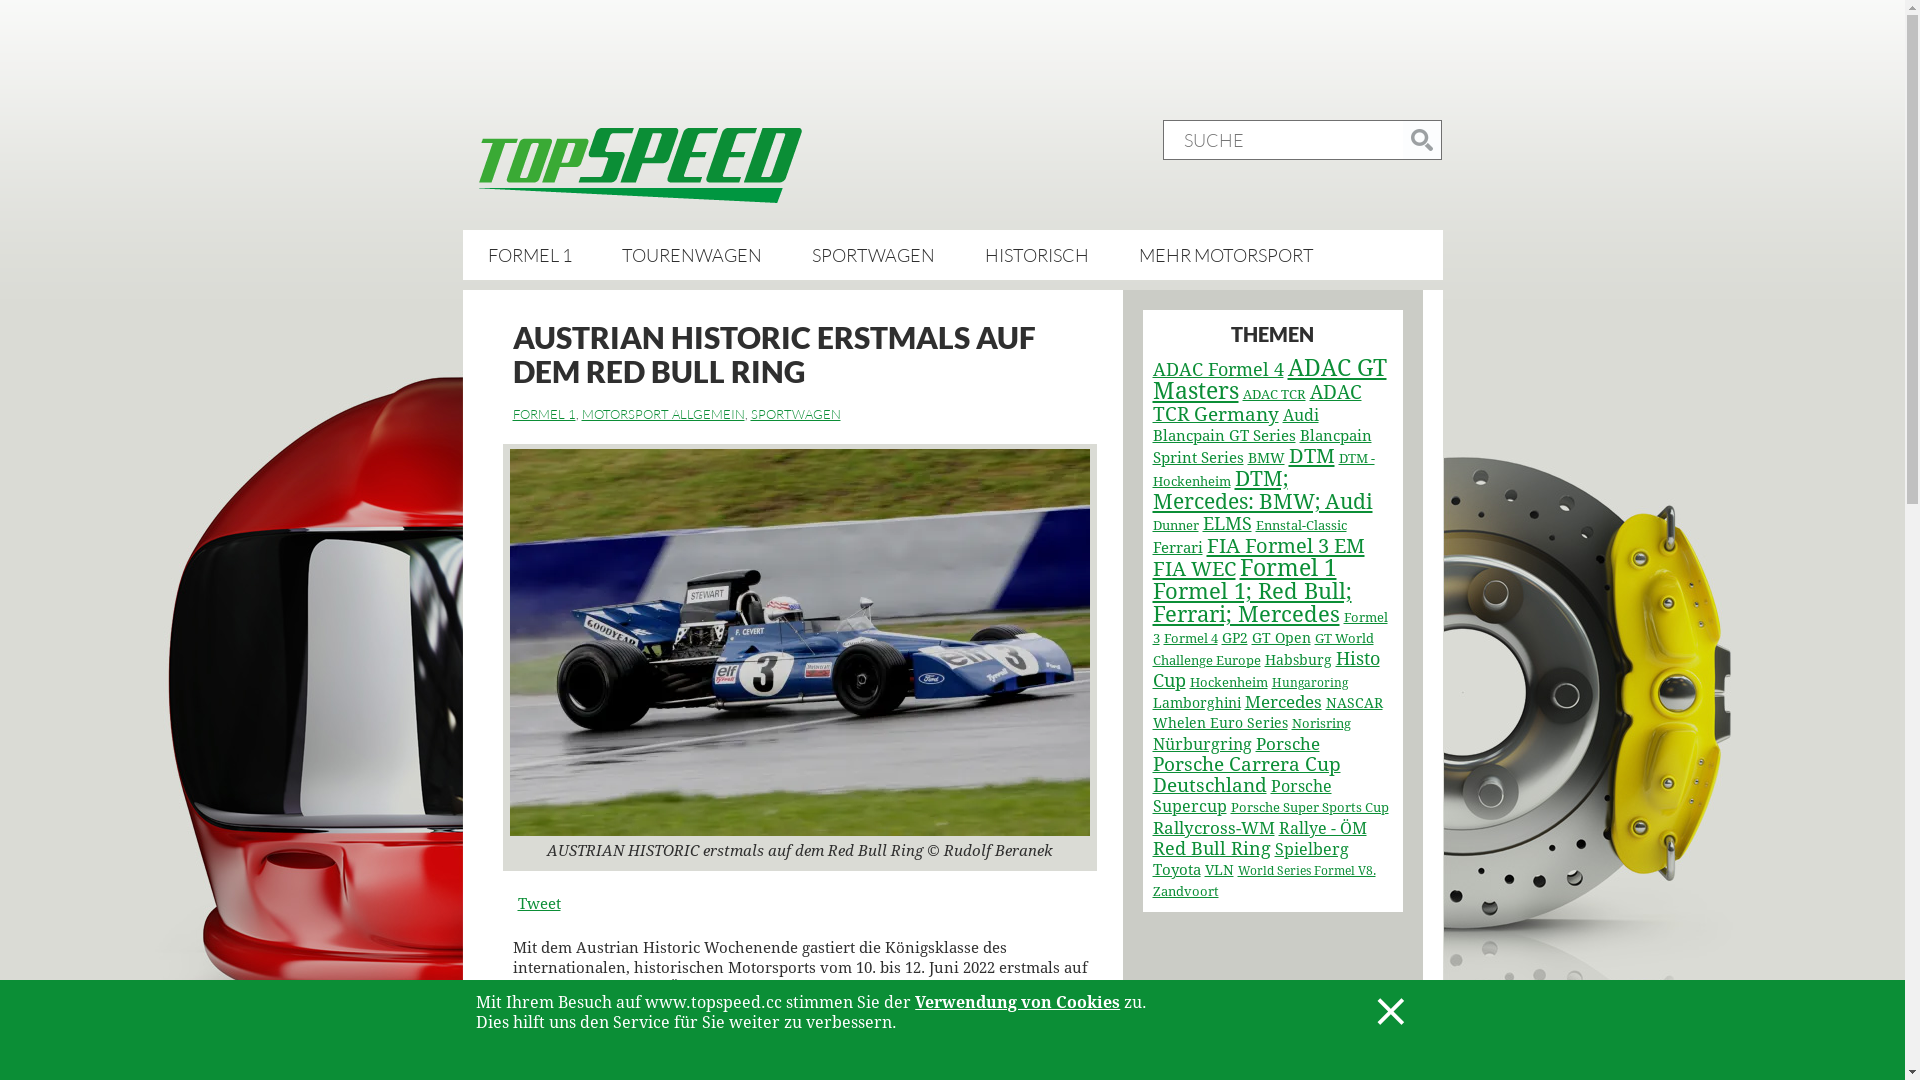  What do you see at coordinates (1152, 446) in the screenshot?
I see `'Blancpain Sprint Series'` at bounding box center [1152, 446].